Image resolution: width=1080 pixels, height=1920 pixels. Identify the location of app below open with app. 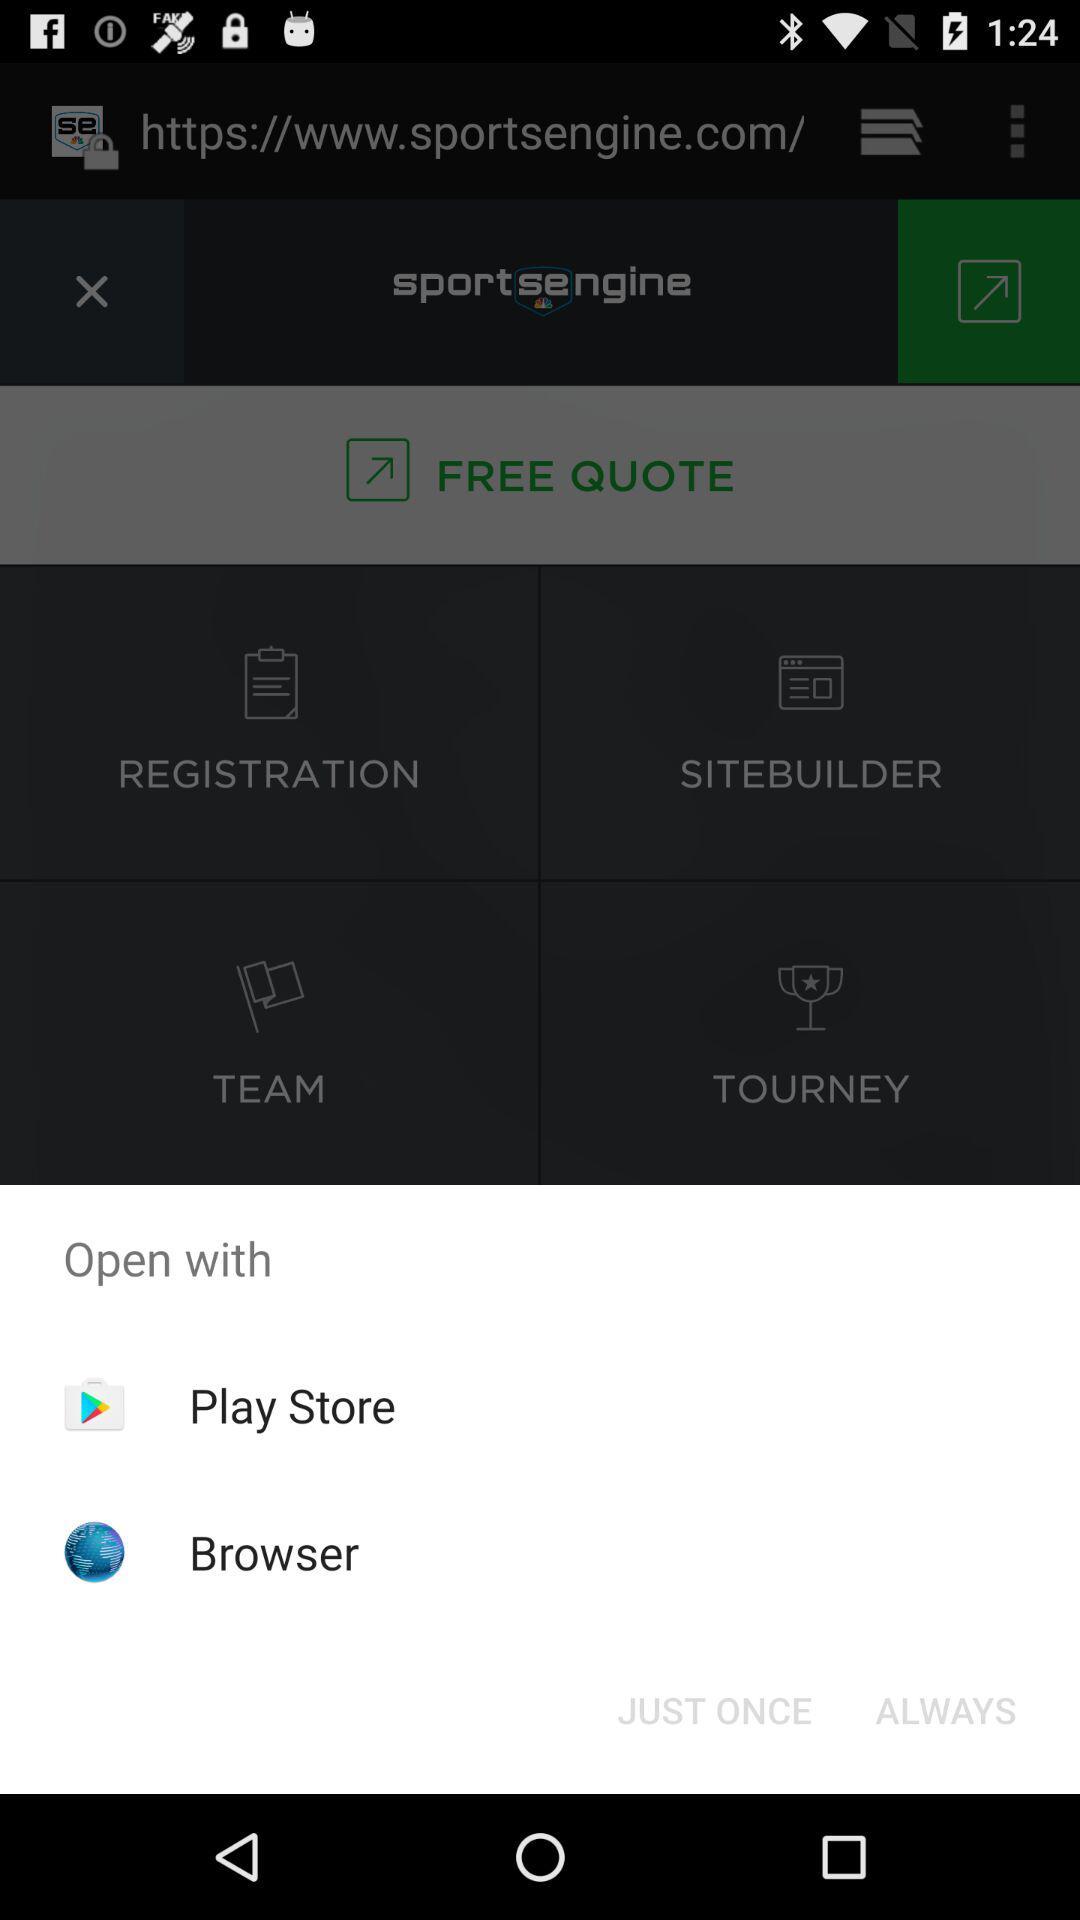
(292, 1404).